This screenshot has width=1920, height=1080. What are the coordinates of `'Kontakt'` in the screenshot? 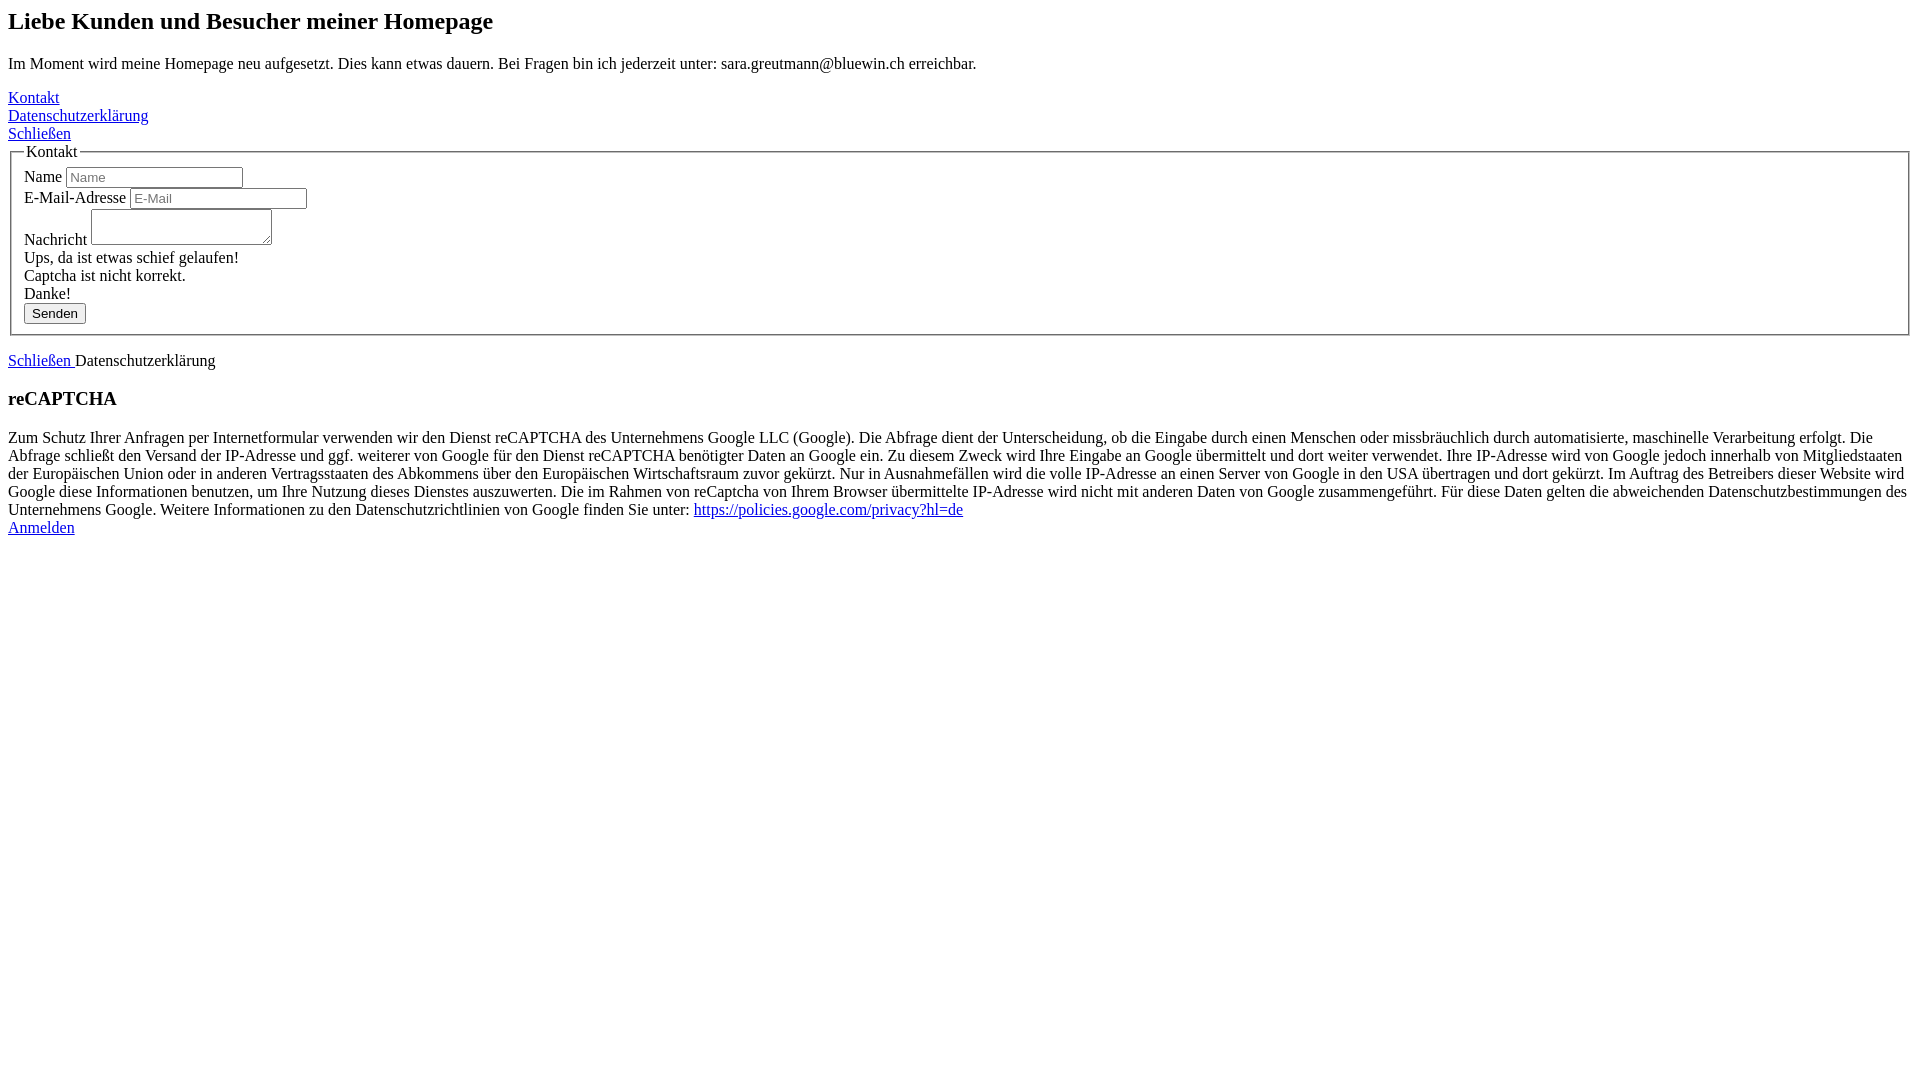 It's located at (8, 97).